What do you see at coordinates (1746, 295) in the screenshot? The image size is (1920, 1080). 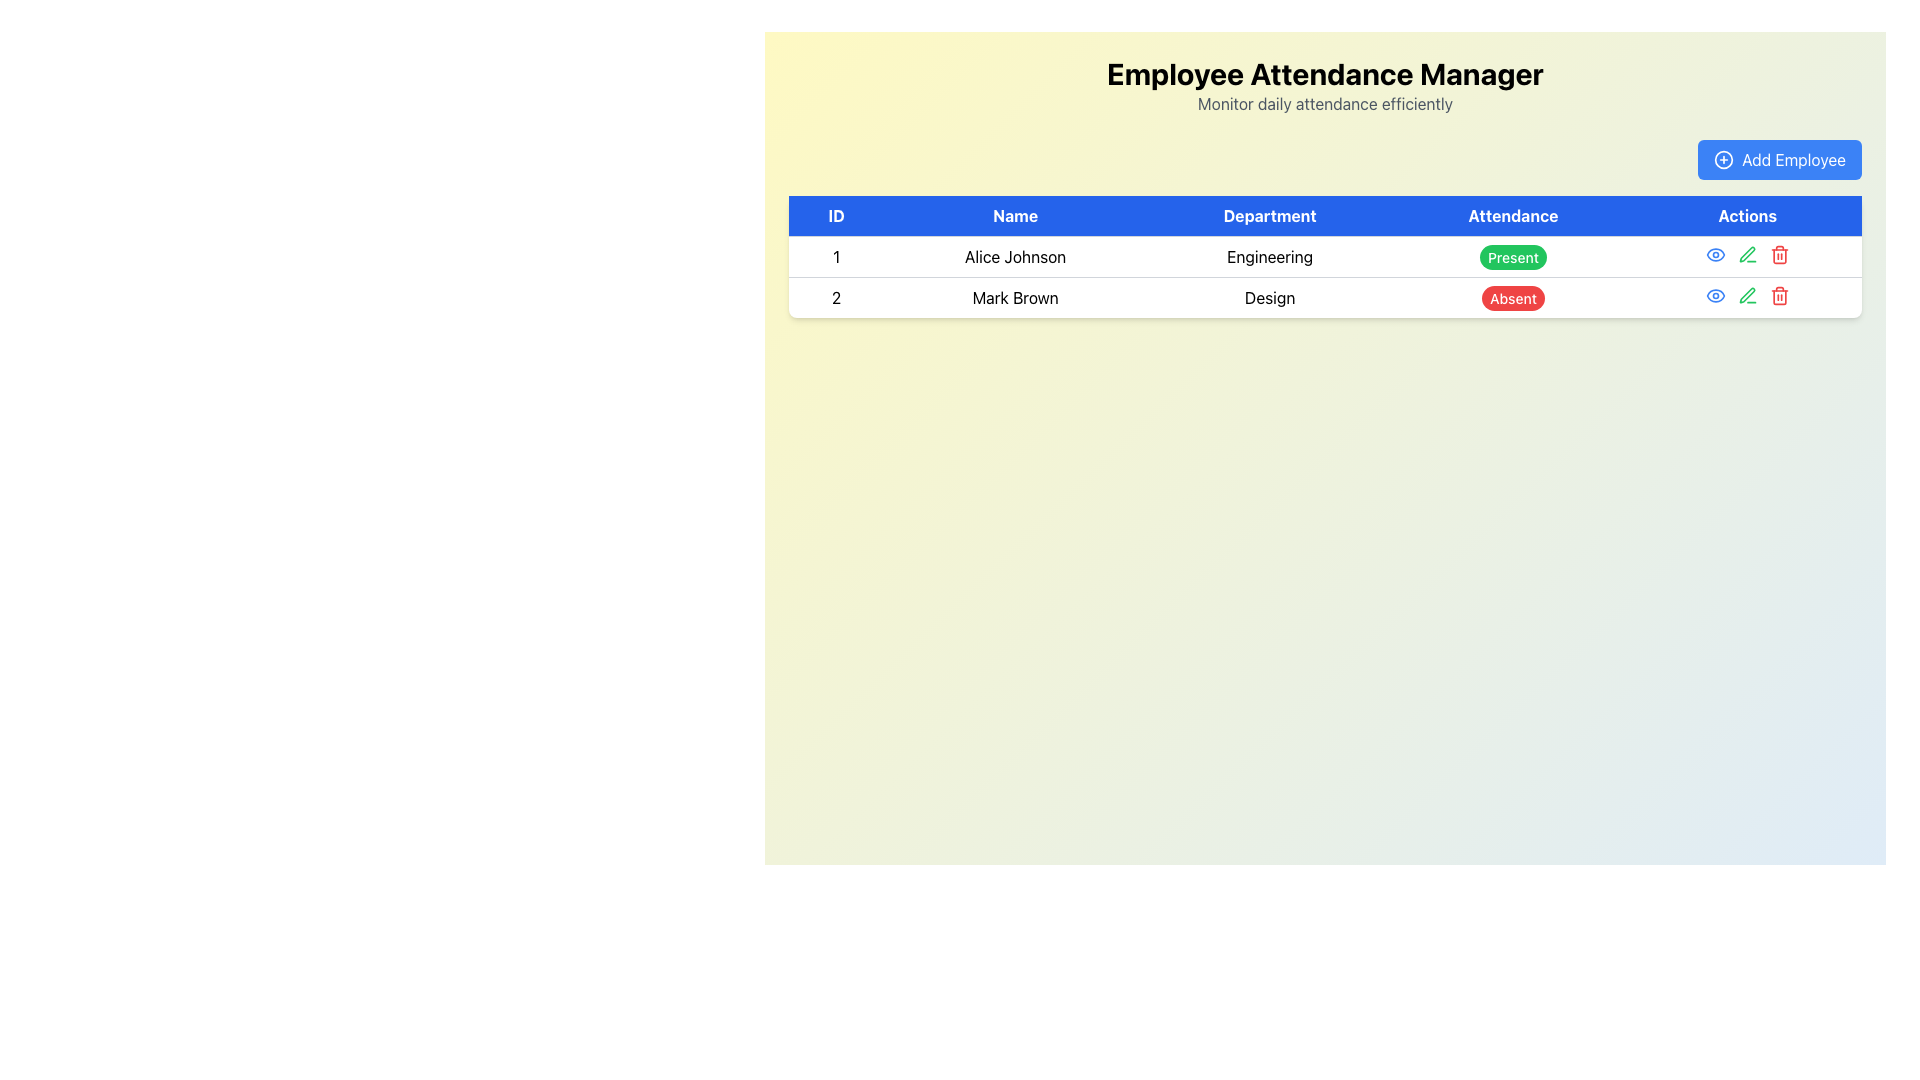 I see `the green pencil icon in the Actions column of the second row` at bounding box center [1746, 295].